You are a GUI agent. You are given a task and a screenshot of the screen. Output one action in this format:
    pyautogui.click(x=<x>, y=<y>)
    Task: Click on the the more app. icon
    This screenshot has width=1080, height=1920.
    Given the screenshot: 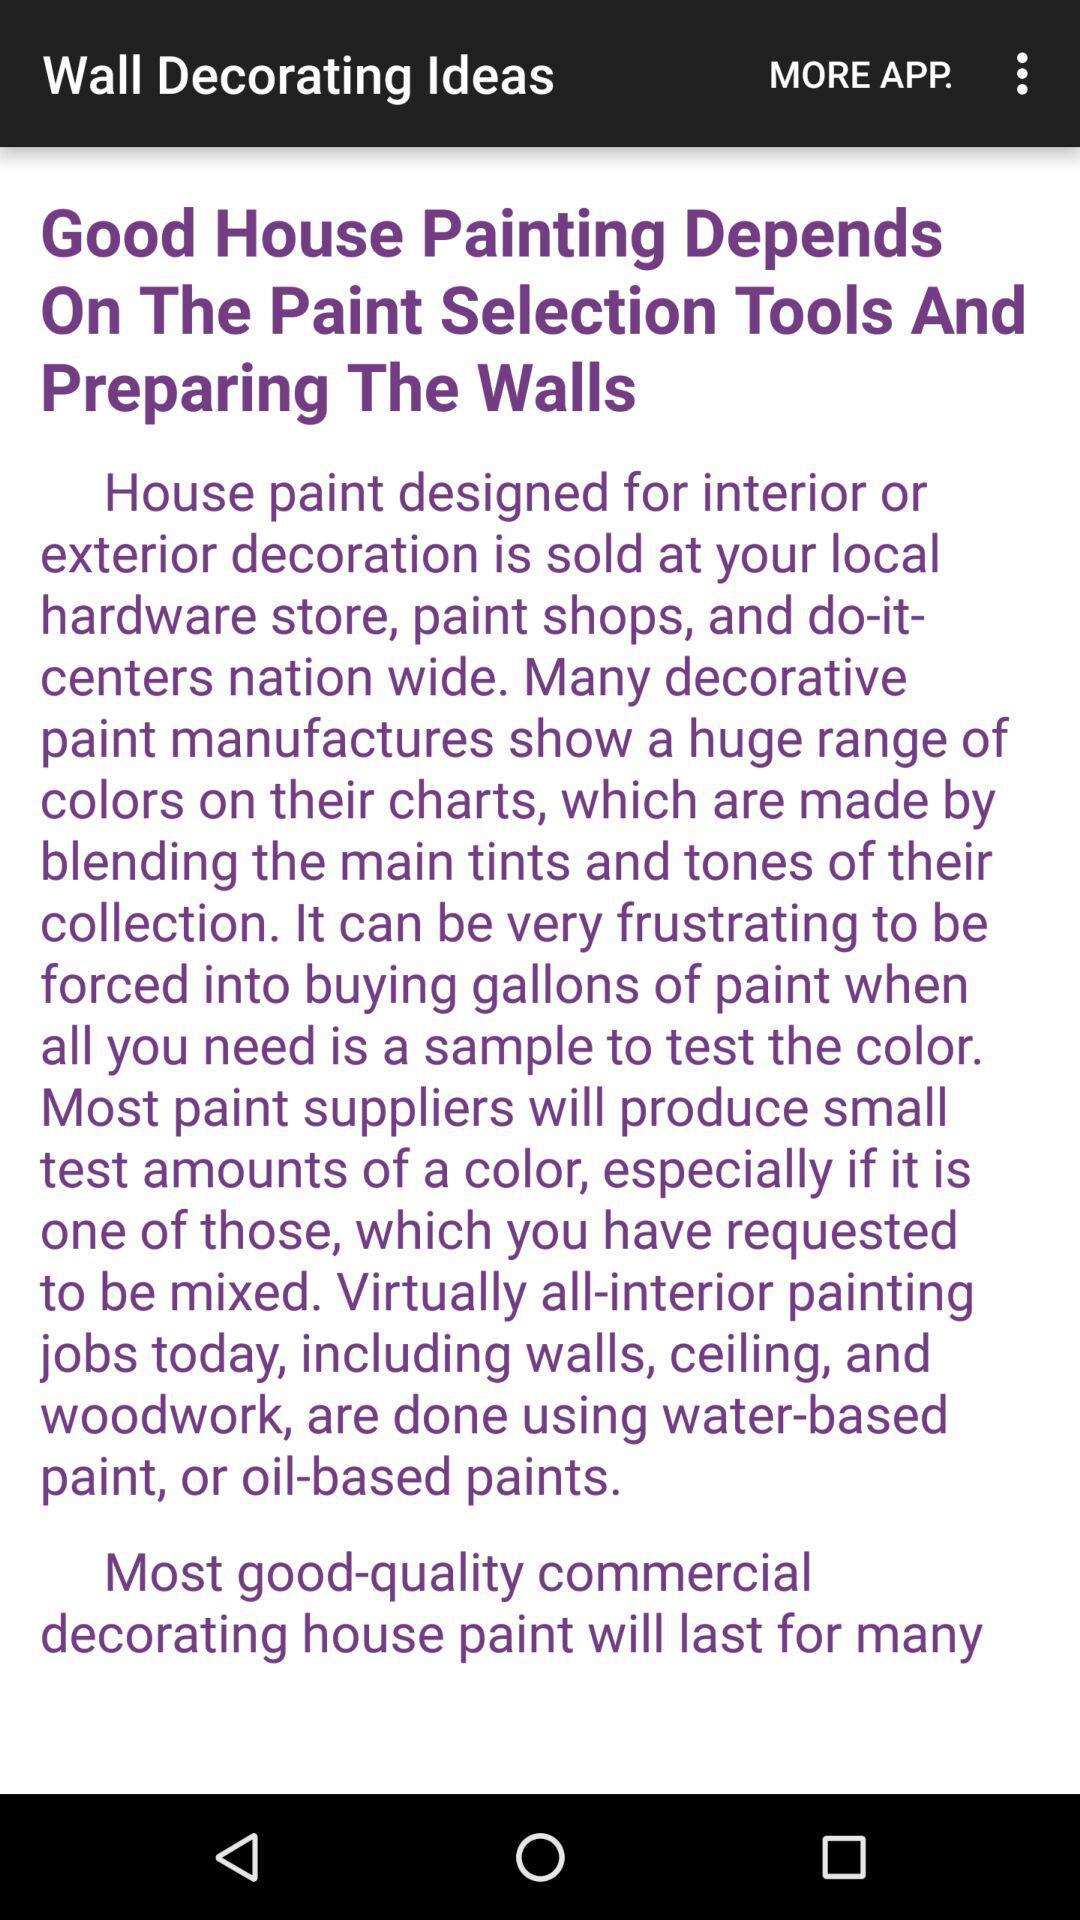 What is the action you would take?
    pyautogui.click(x=860, y=73)
    